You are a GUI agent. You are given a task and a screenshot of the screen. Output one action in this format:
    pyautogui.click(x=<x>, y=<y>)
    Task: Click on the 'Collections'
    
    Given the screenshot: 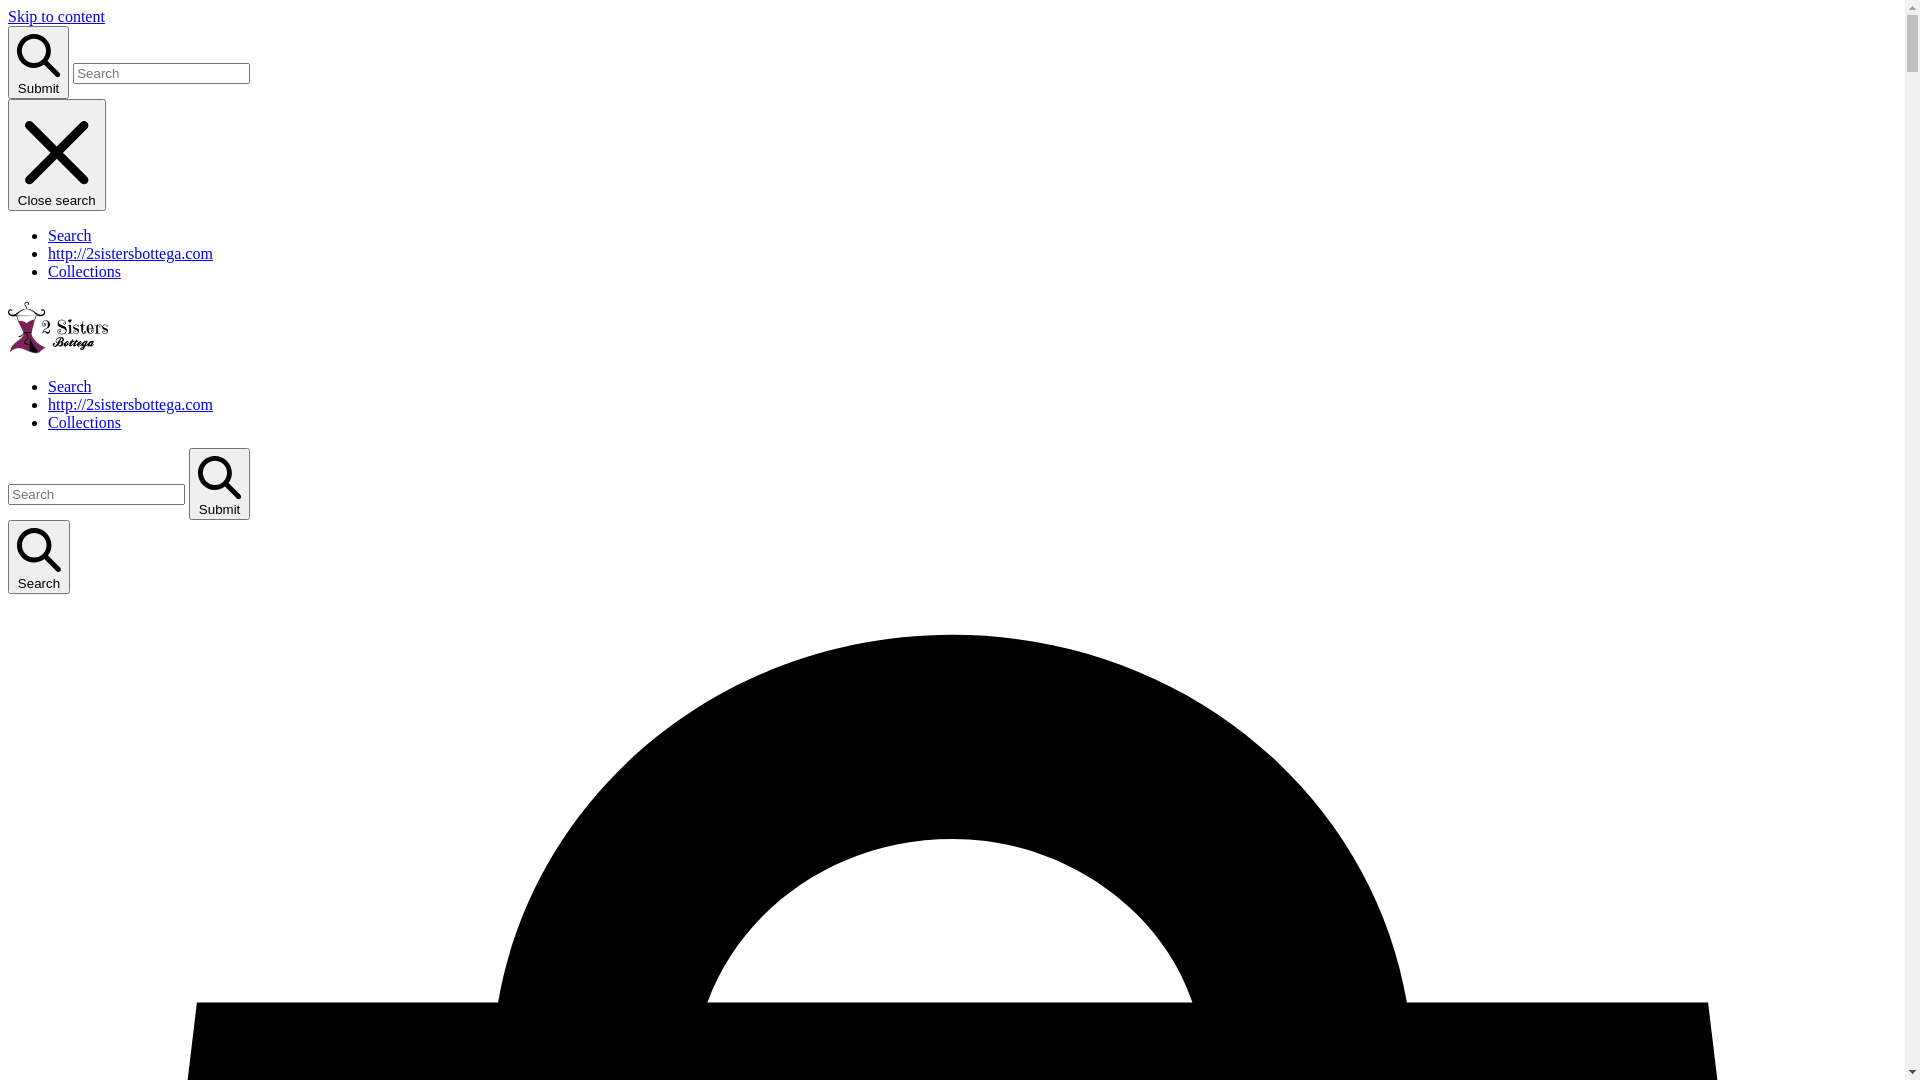 What is the action you would take?
    pyautogui.click(x=83, y=421)
    